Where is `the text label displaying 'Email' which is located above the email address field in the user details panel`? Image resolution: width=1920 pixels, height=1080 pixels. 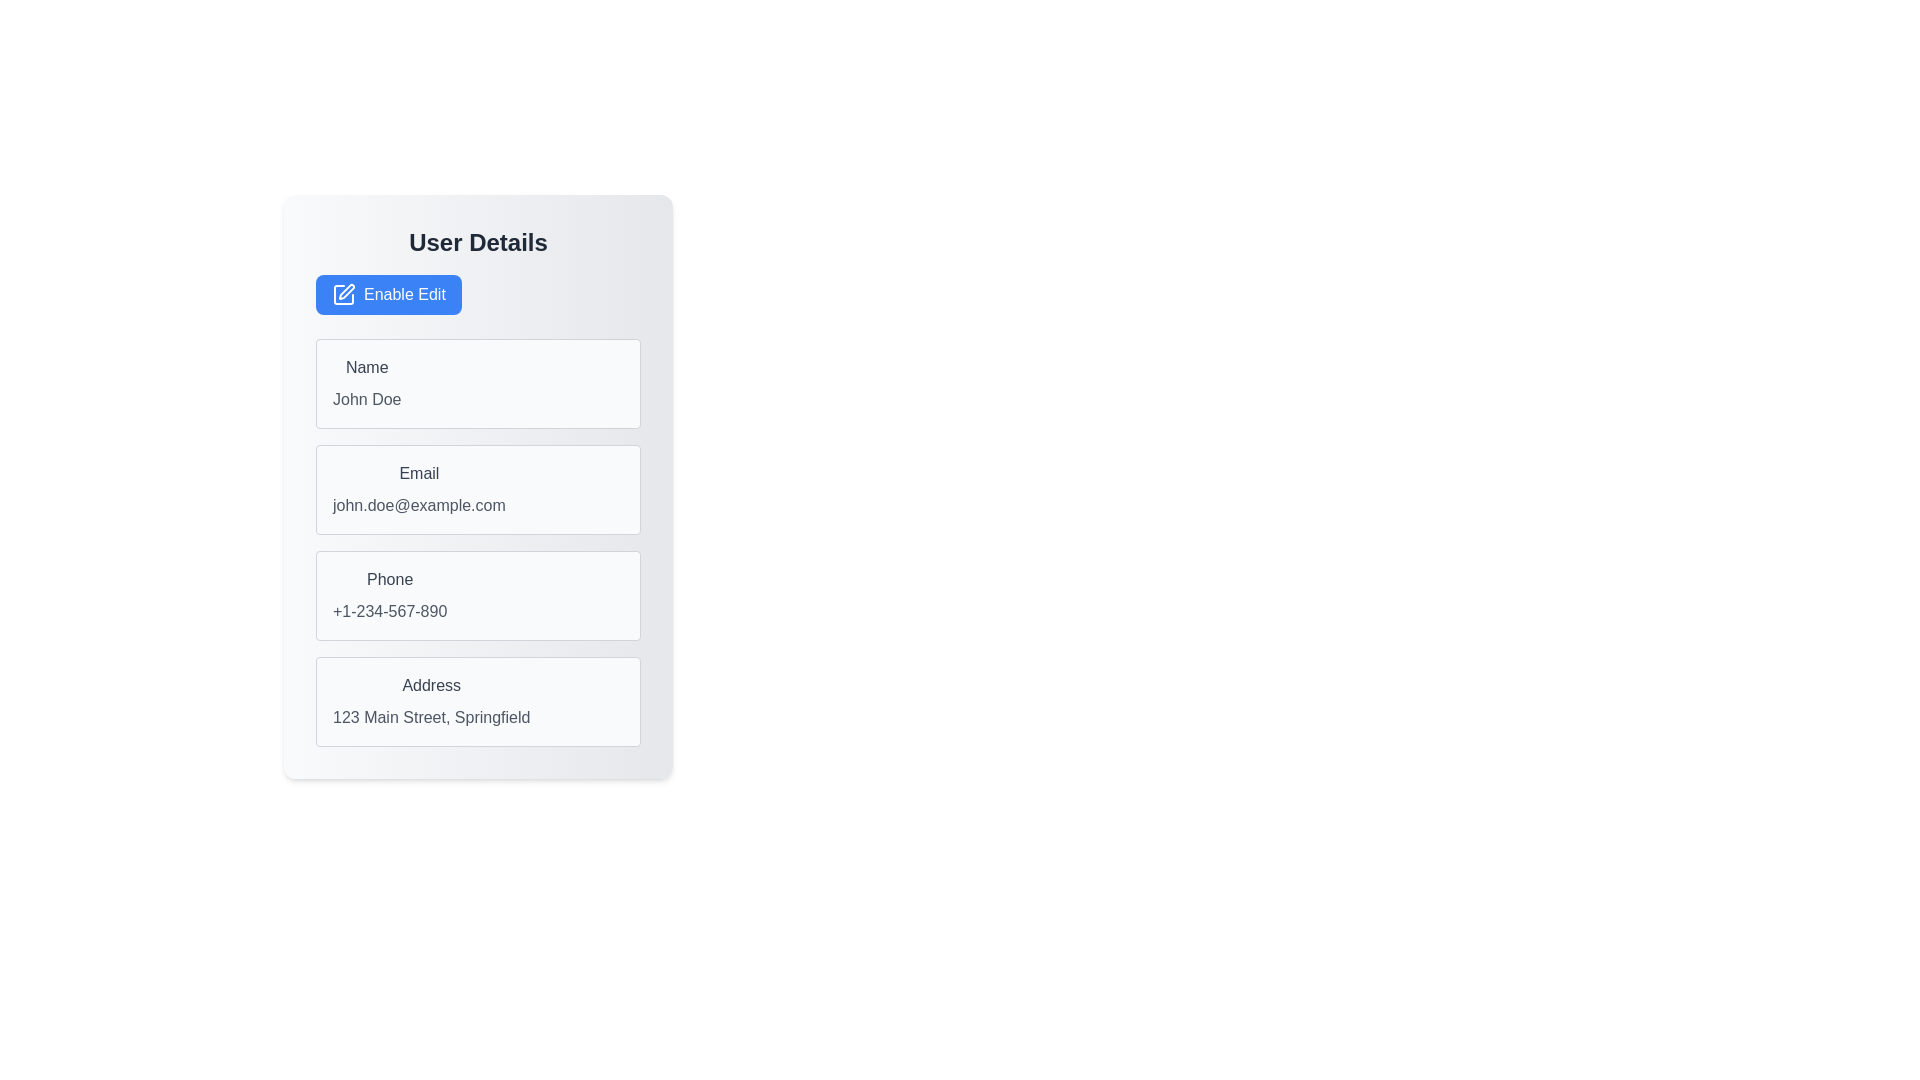
the text label displaying 'Email' which is located above the email address field in the user details panel is located at coordinates (418, 474).